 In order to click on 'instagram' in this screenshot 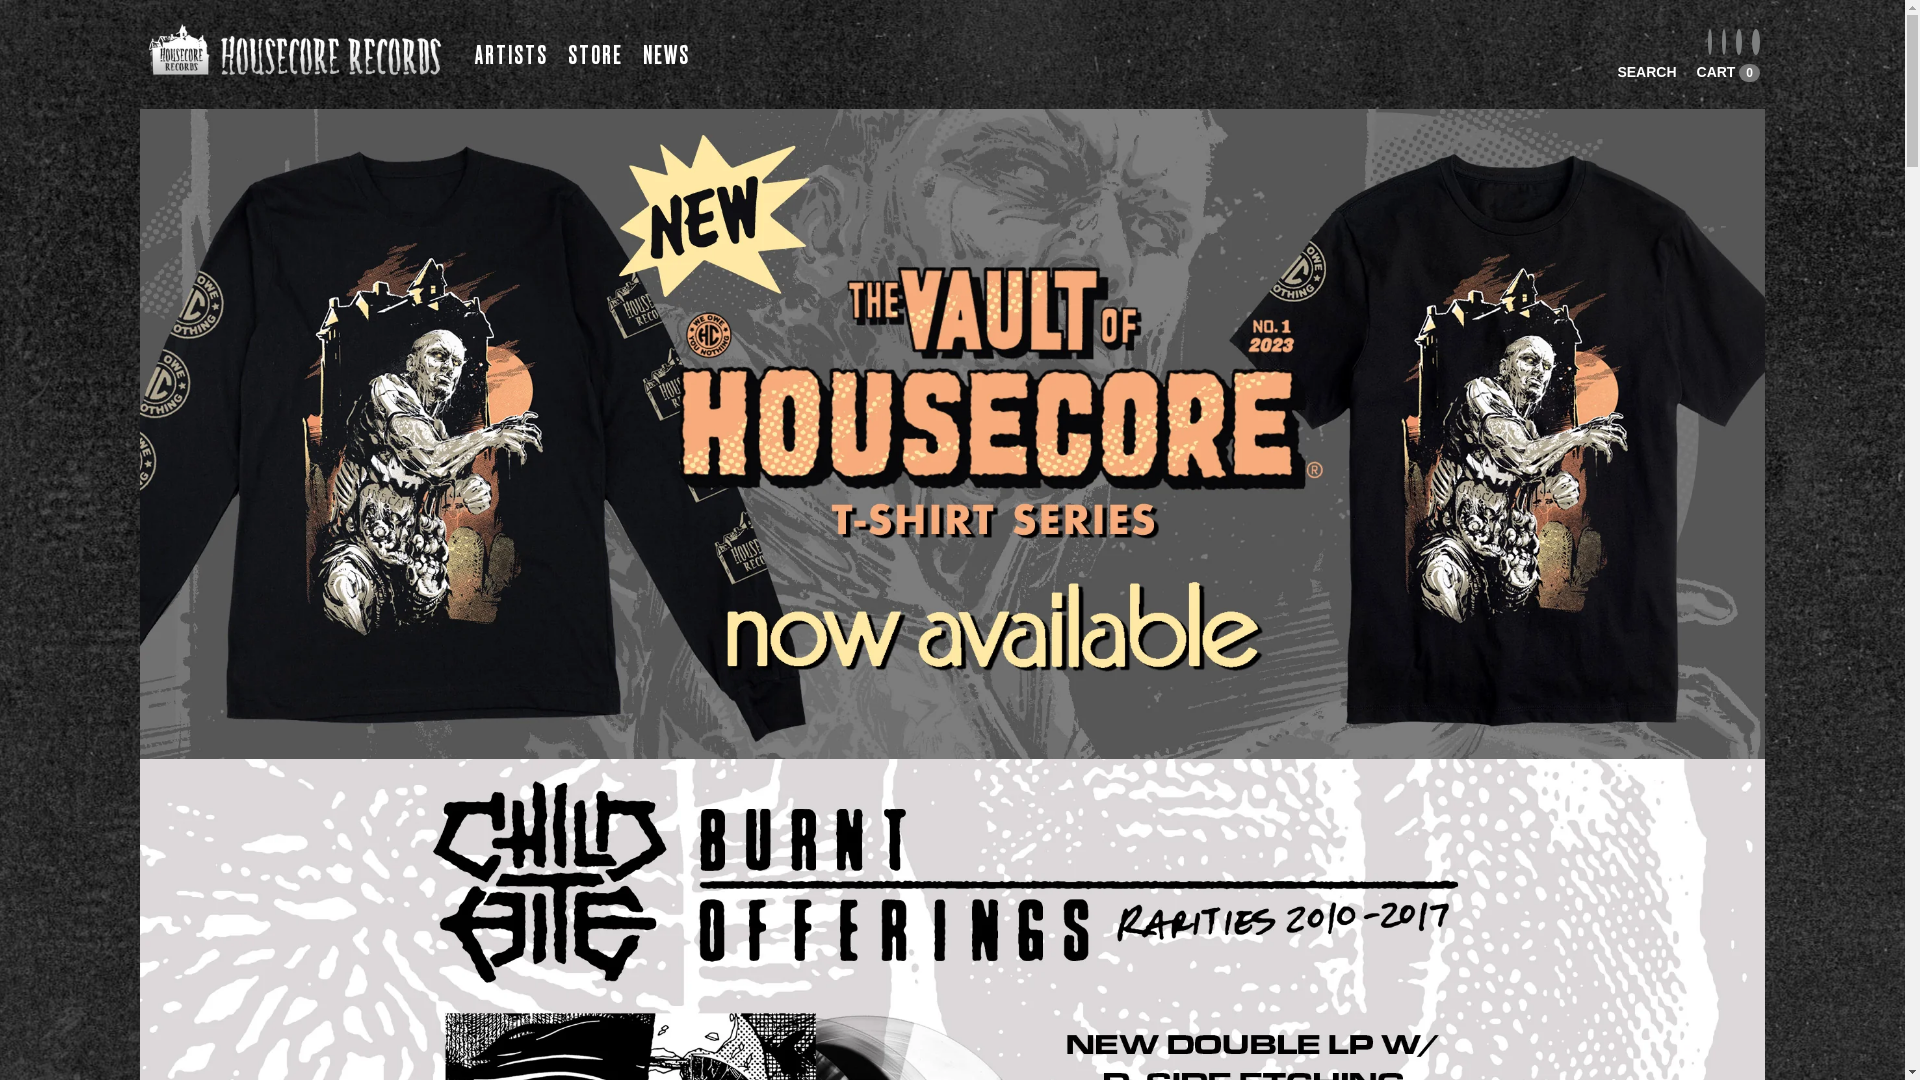, I will do `click(1721, 42)`.